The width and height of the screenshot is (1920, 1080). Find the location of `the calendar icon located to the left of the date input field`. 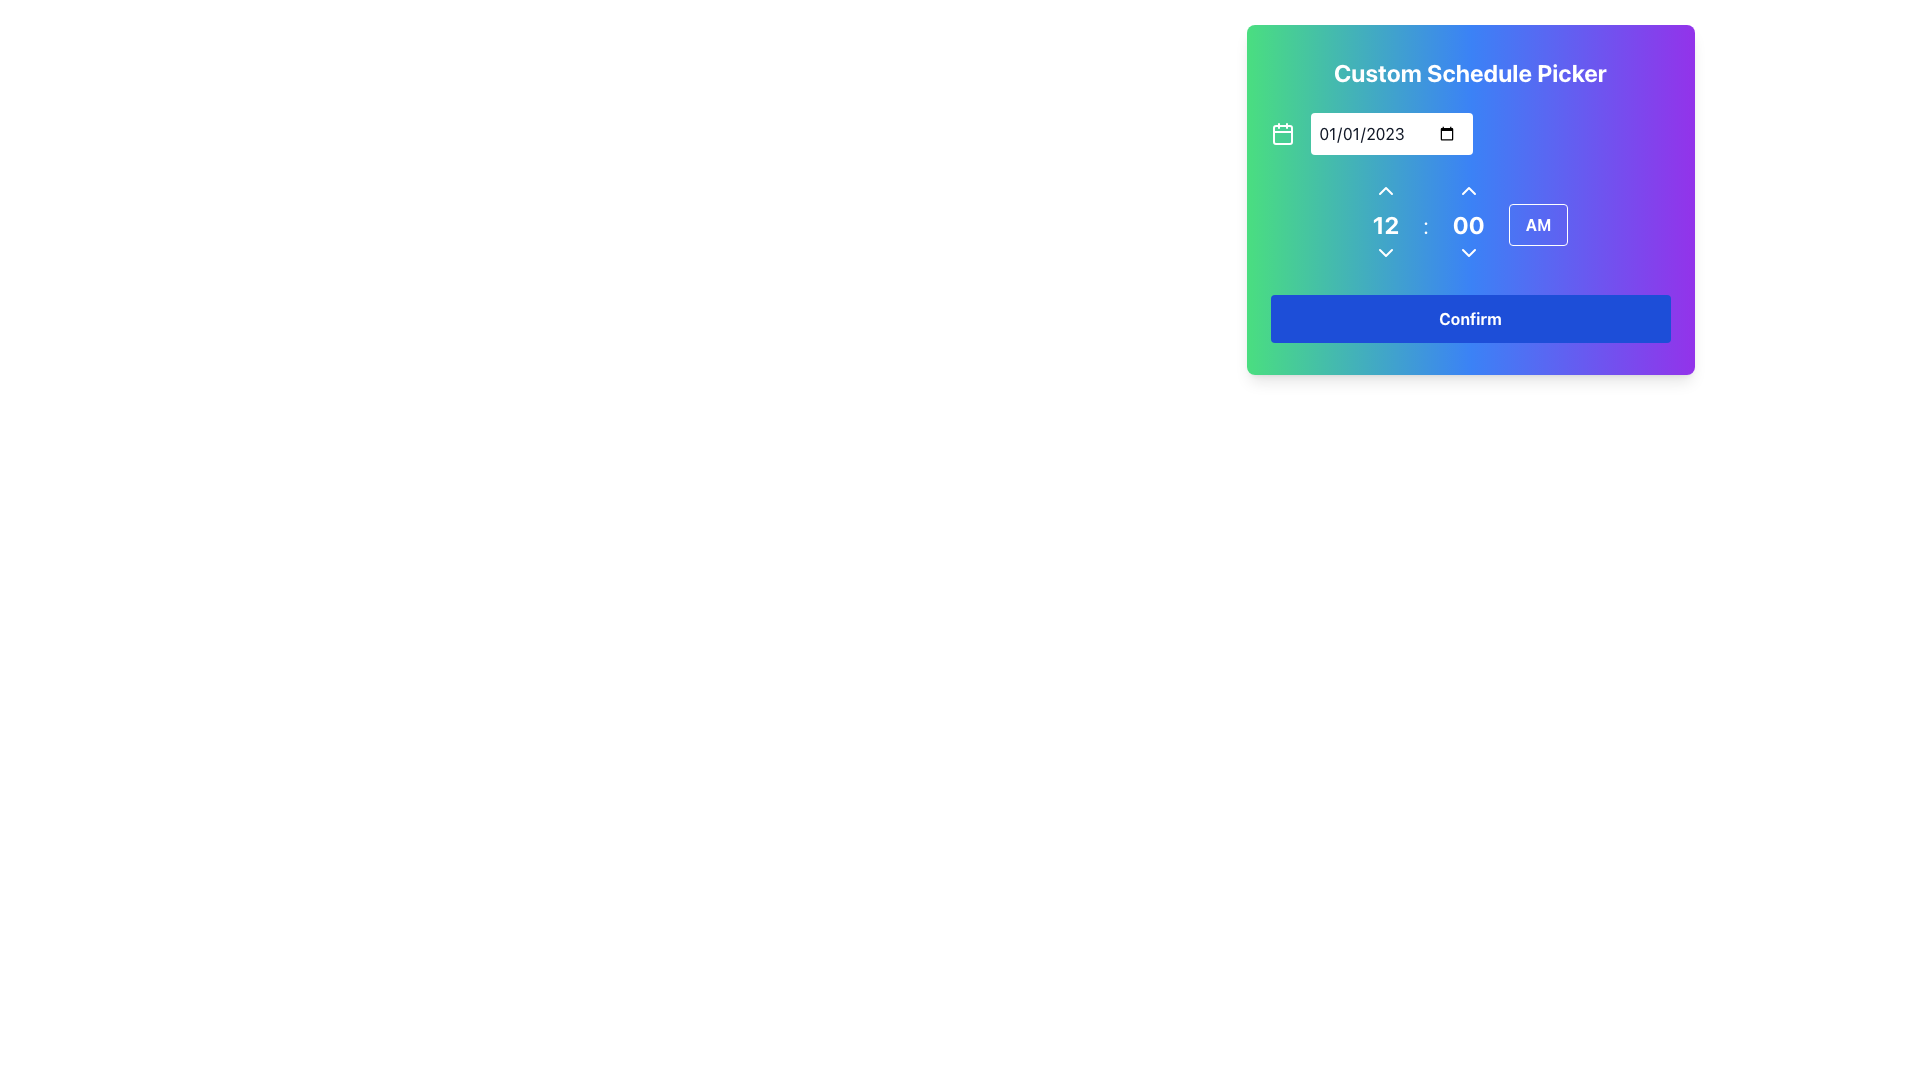

the calendar icon located to the left of the date input field is located at coordinates (1282, 134).